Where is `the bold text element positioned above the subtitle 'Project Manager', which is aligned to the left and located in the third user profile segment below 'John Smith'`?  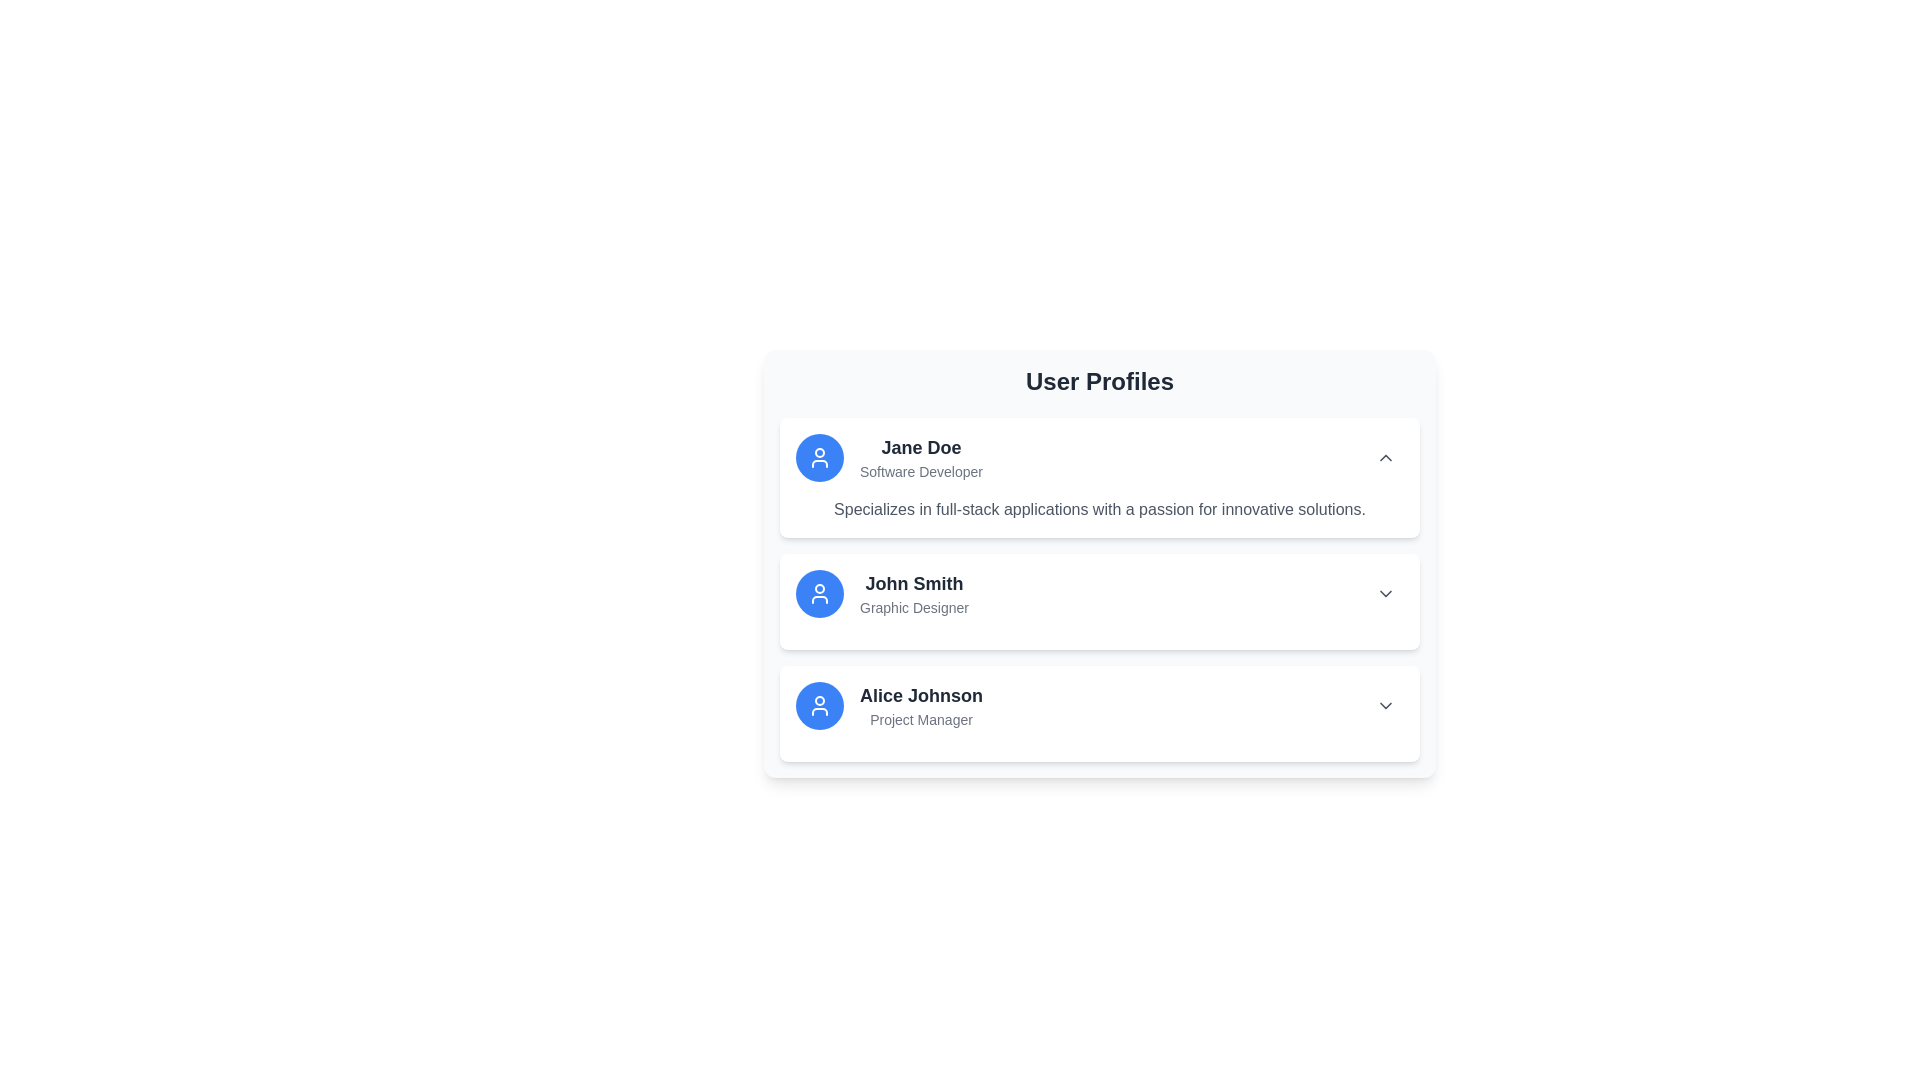
the bold text element positioned above the subtitle 'Project Manager', which is aligned to the left and located in the third user profile segment below 'John Smith' is located at coordinates (920, 694).